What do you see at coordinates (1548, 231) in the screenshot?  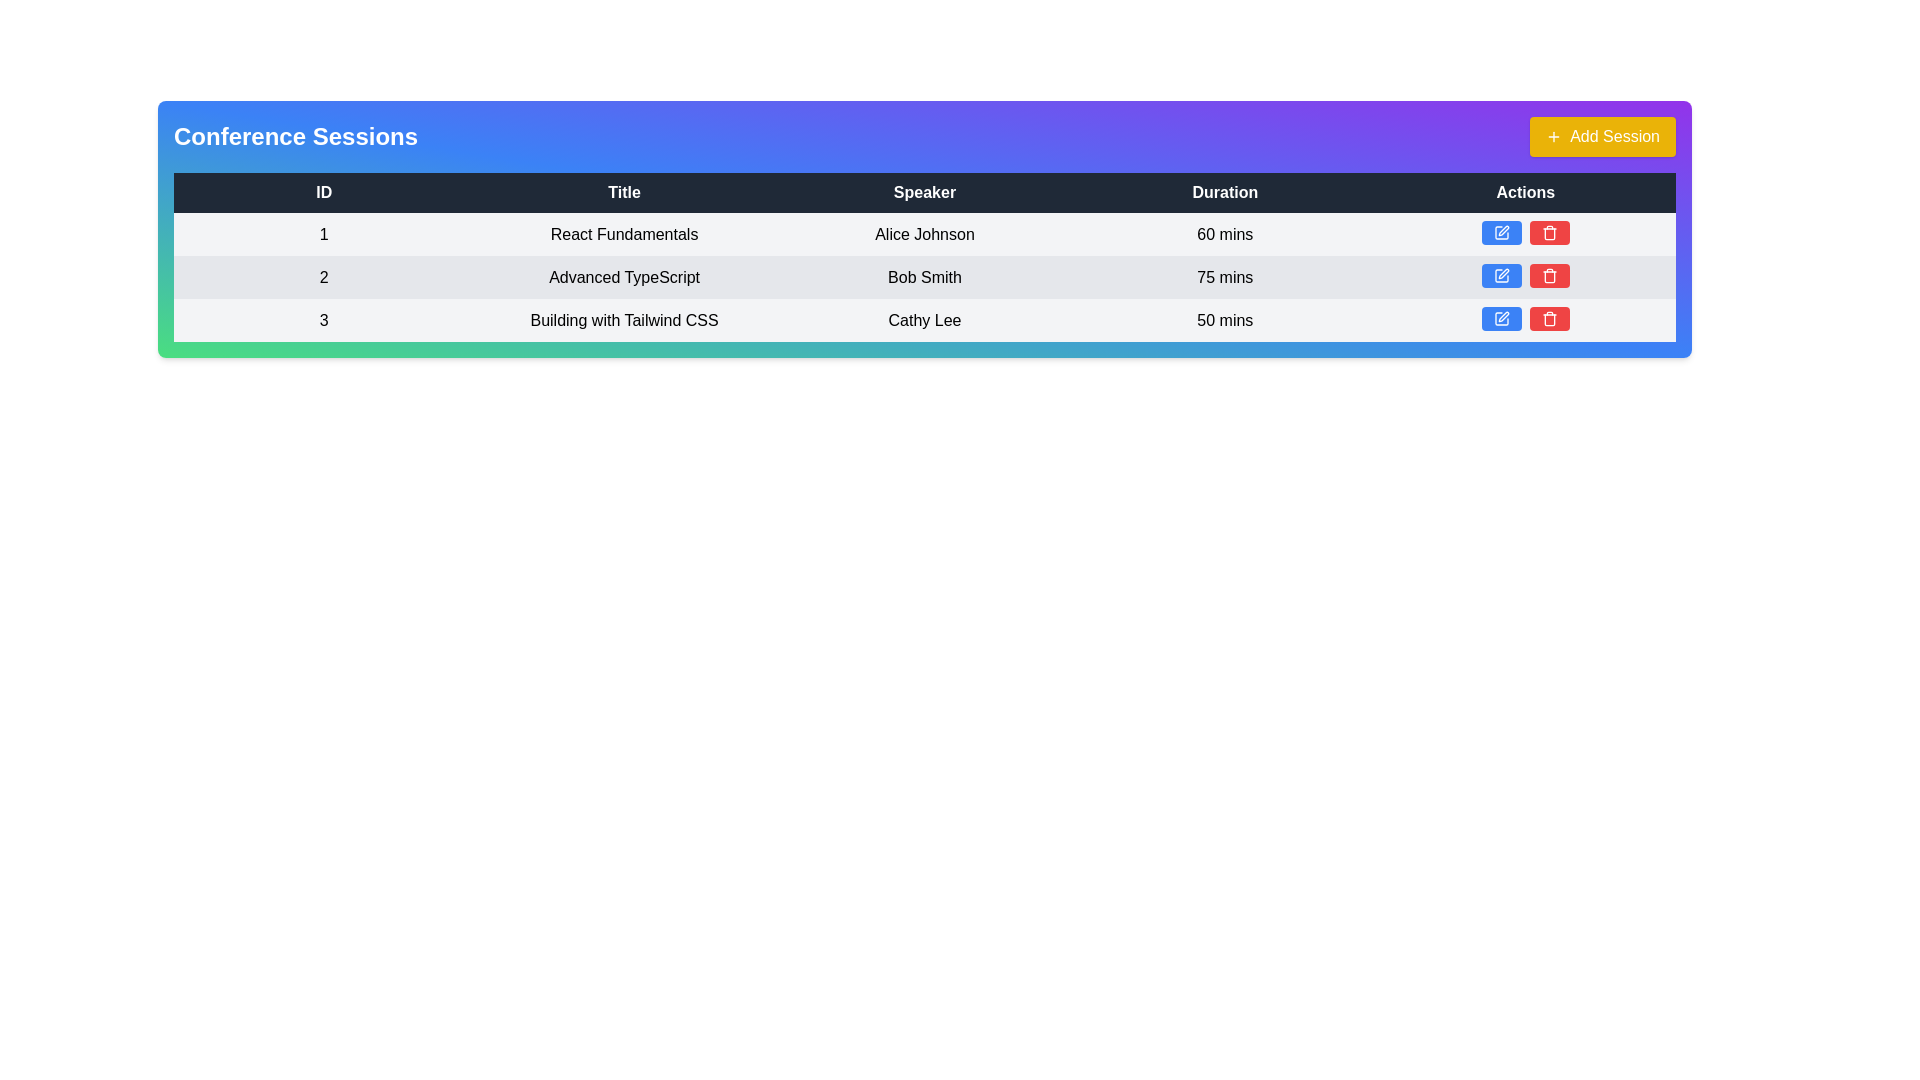 I see `the delete action button located in the 'Actions' column of the table, which is the second button in a pair of action buttons` at bounding box center [1548, 231].